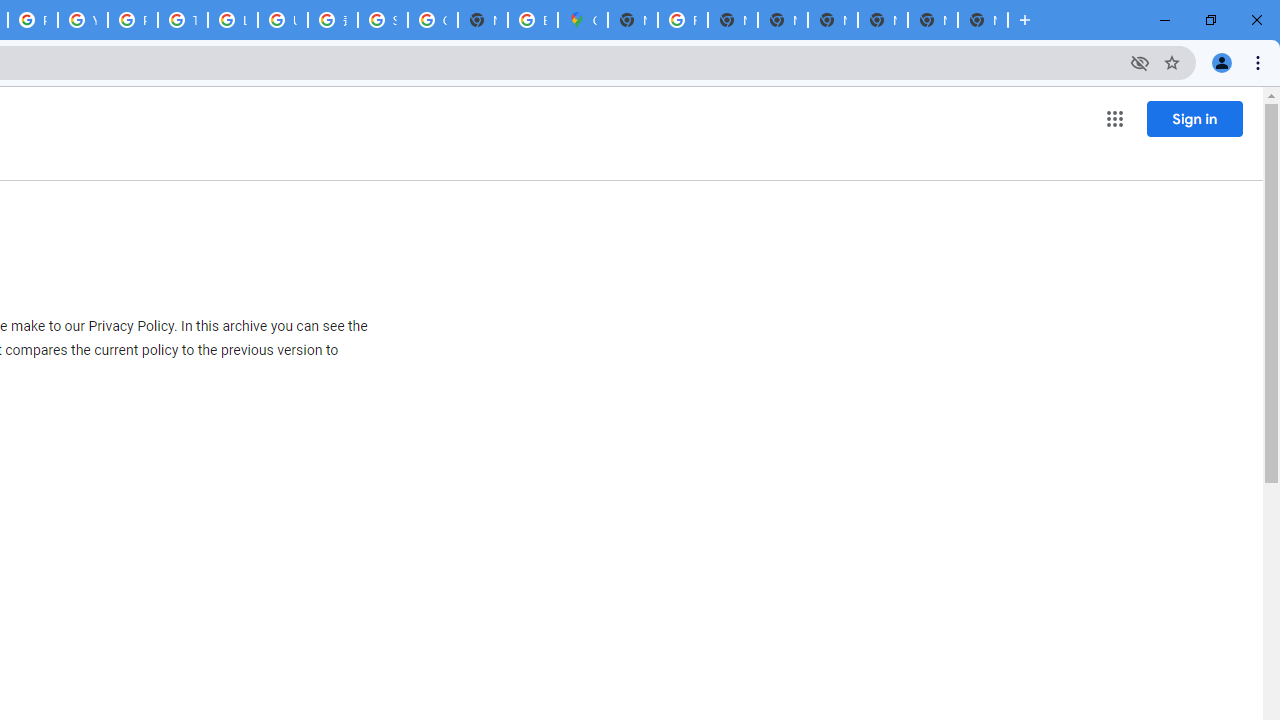  What do you see at coordinates (931, 20) in the screenshot?
I see `'New Tab'` at bounding box center [931, 20].